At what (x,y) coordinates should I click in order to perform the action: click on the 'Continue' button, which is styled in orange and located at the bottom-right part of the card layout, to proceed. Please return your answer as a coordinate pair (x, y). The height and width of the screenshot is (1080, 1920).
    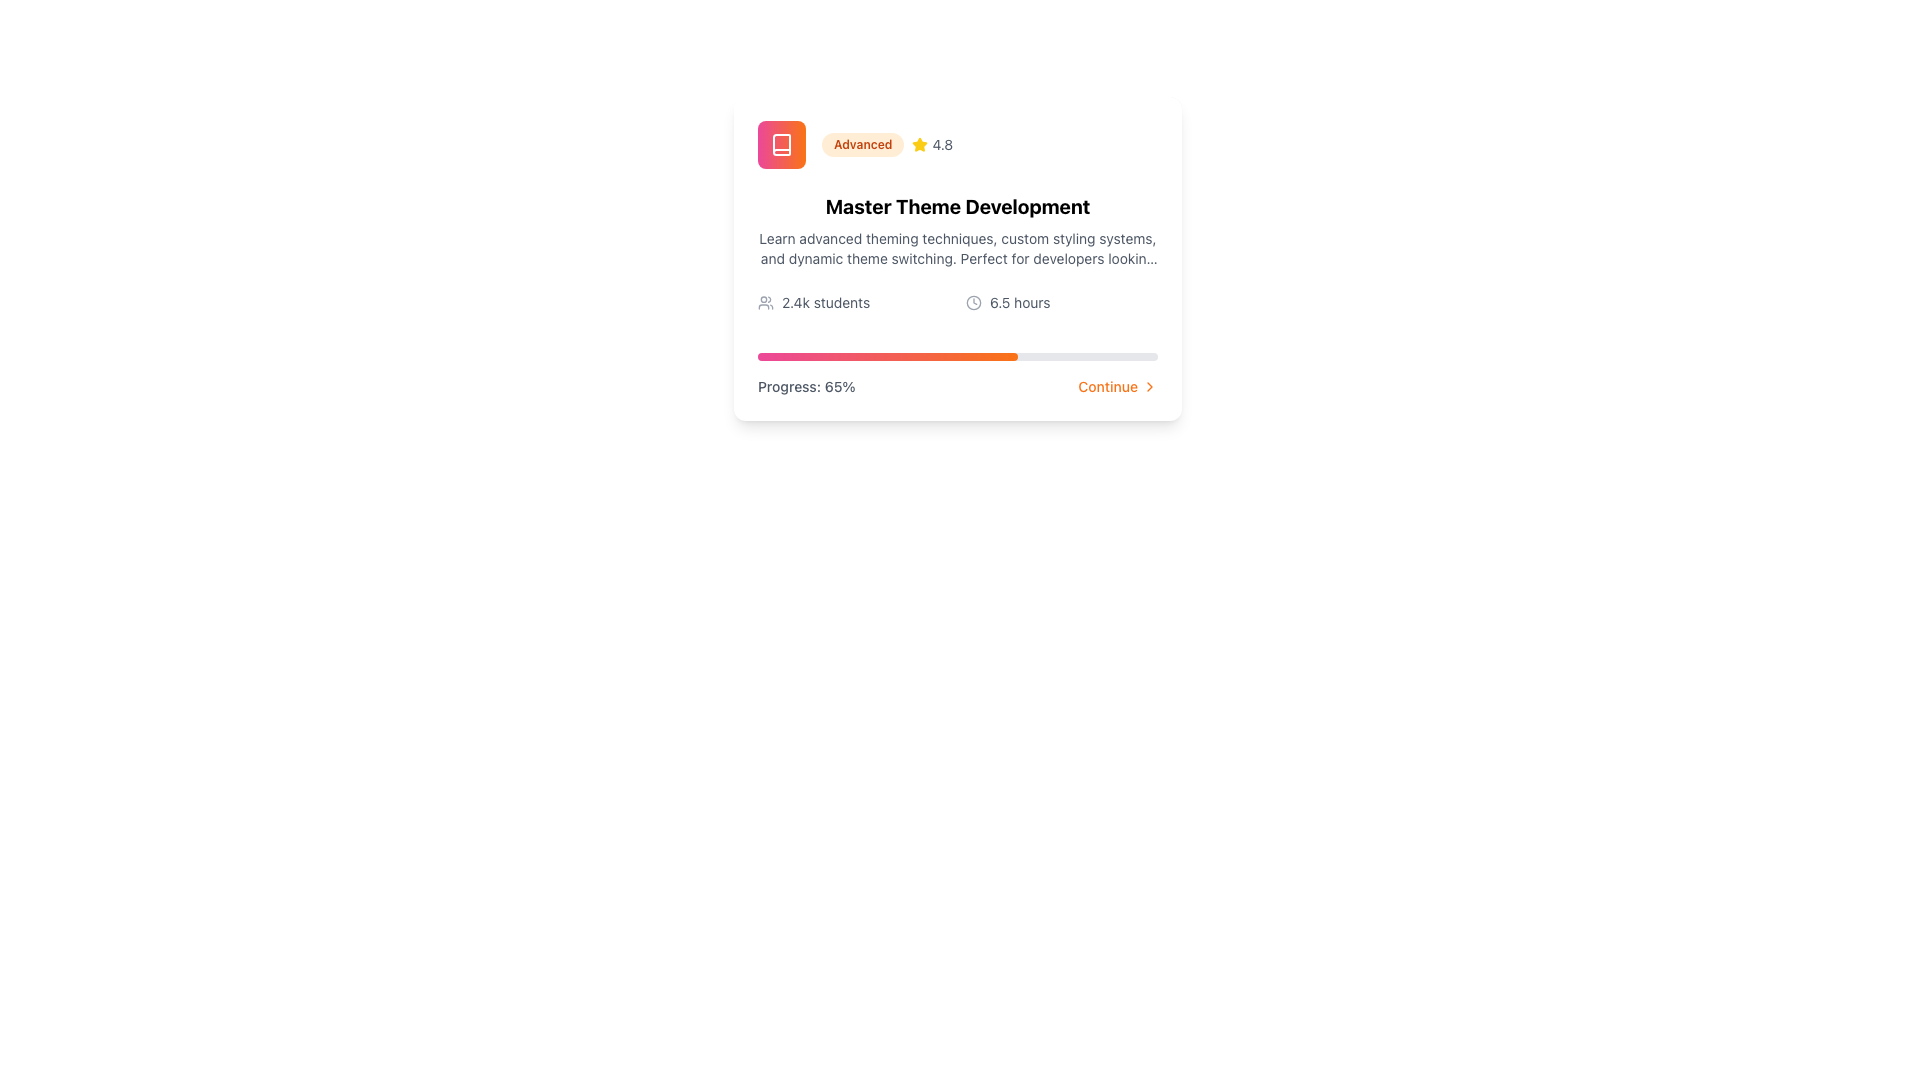
    Looking at the image, I should click on (1117, 386).